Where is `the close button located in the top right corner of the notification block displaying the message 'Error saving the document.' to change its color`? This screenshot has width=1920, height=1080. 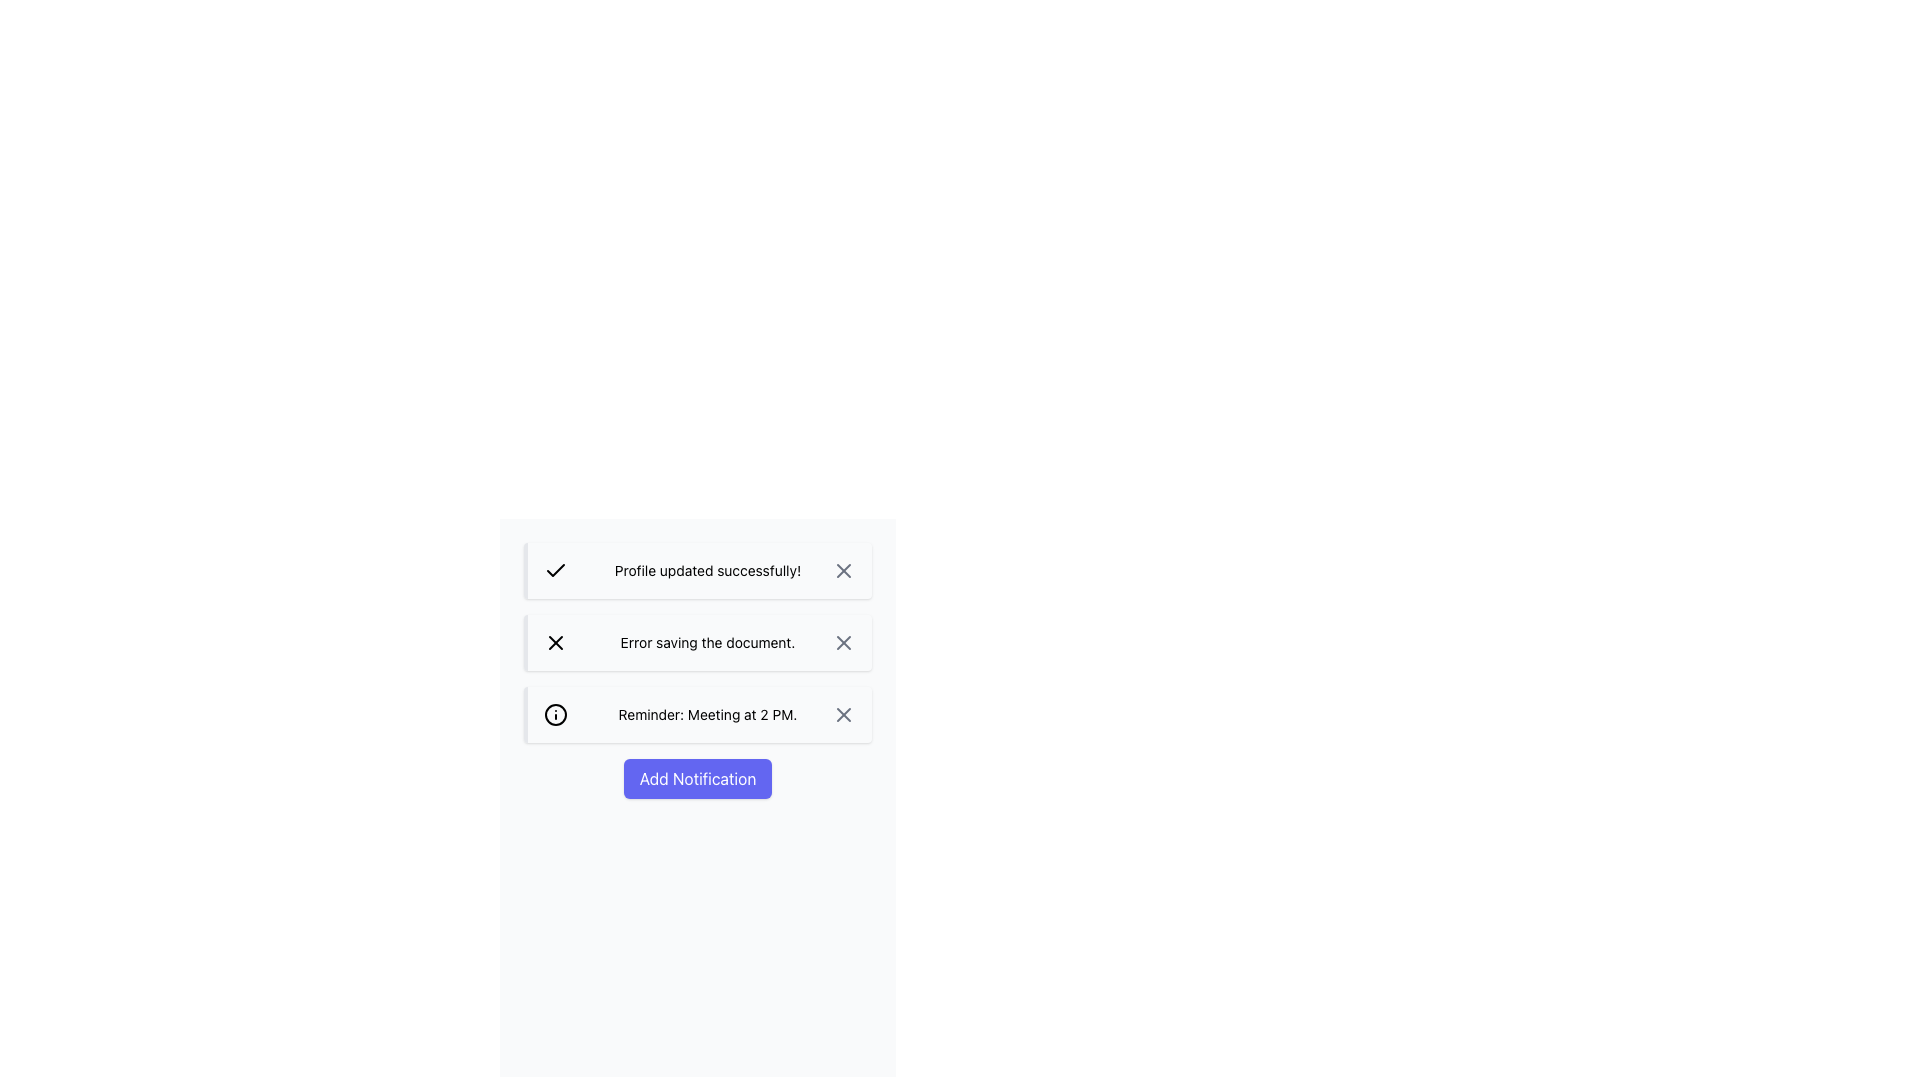
the close button located in the top right corner of the notification block displaying the message 'Error saving the document.' to change its color is located at coordinates (844, 643).